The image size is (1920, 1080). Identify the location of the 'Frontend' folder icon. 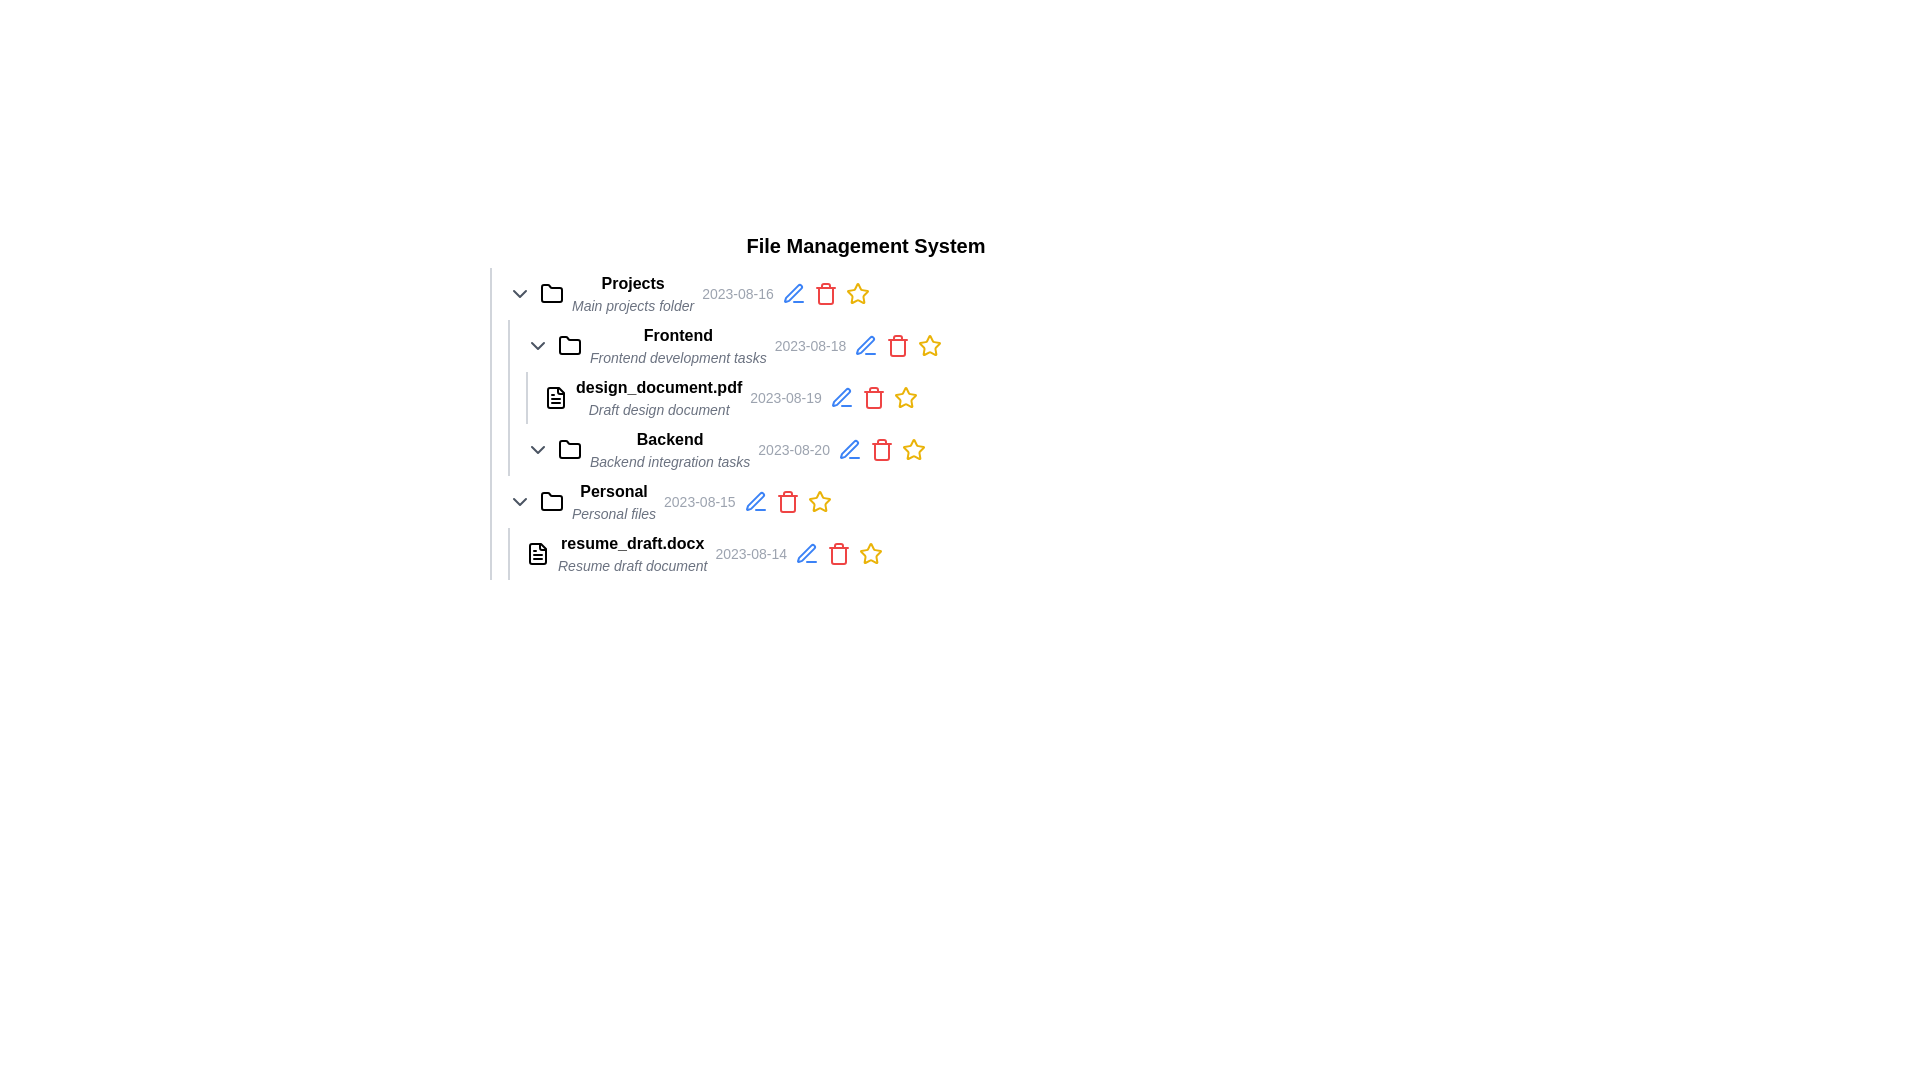
(569, 345).